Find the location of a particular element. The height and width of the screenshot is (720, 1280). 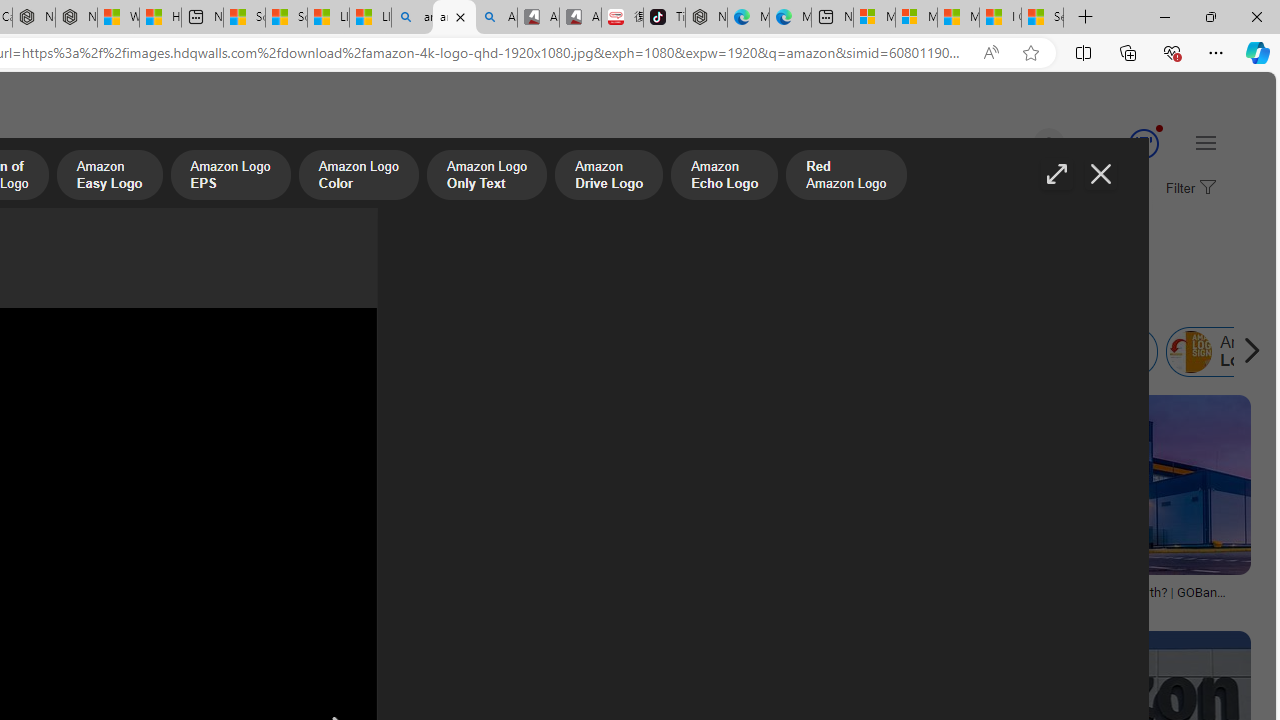

'TikTok' is located at coordinates (664, 17).